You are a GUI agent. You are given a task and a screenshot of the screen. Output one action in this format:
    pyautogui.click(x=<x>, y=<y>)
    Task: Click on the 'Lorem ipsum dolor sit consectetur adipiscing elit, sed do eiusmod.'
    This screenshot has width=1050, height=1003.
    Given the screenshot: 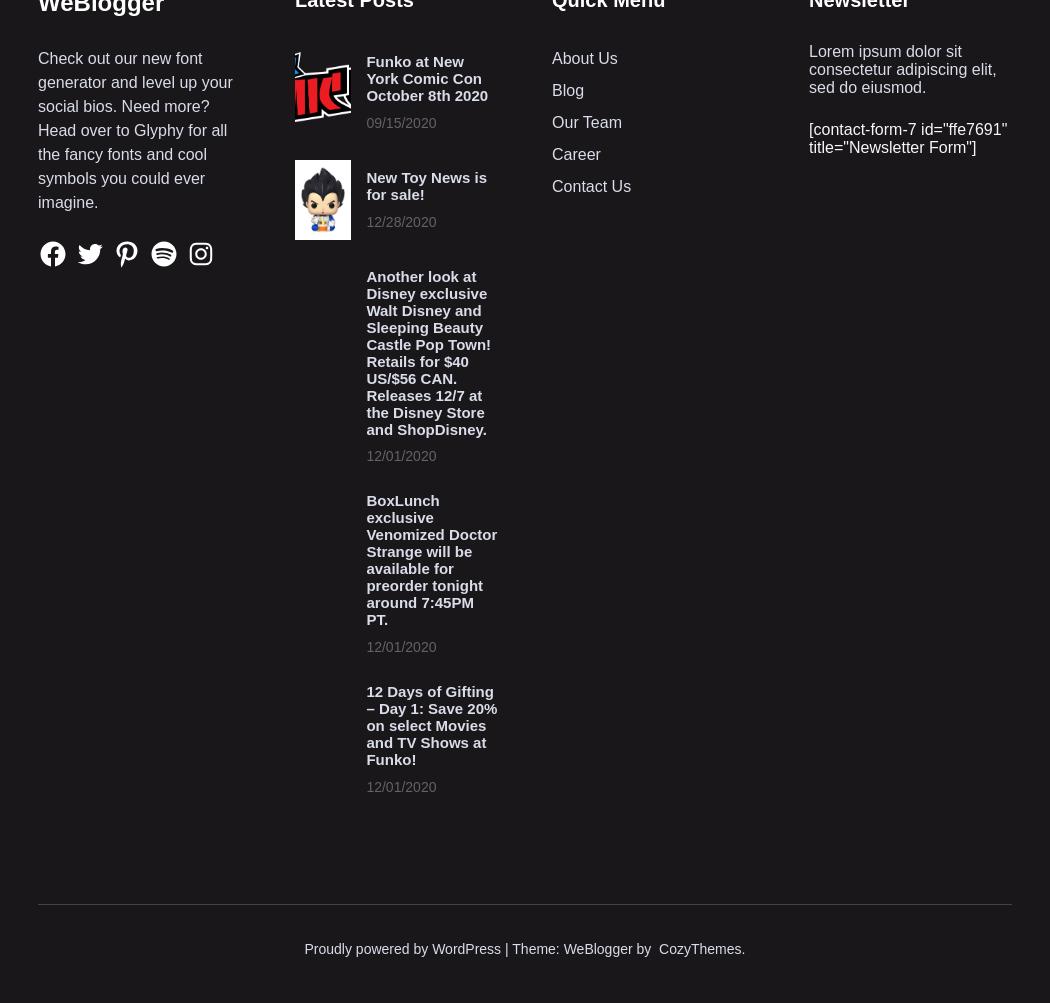 What is the action you would take?
    pyautogui.click(x=902, y=68)
    